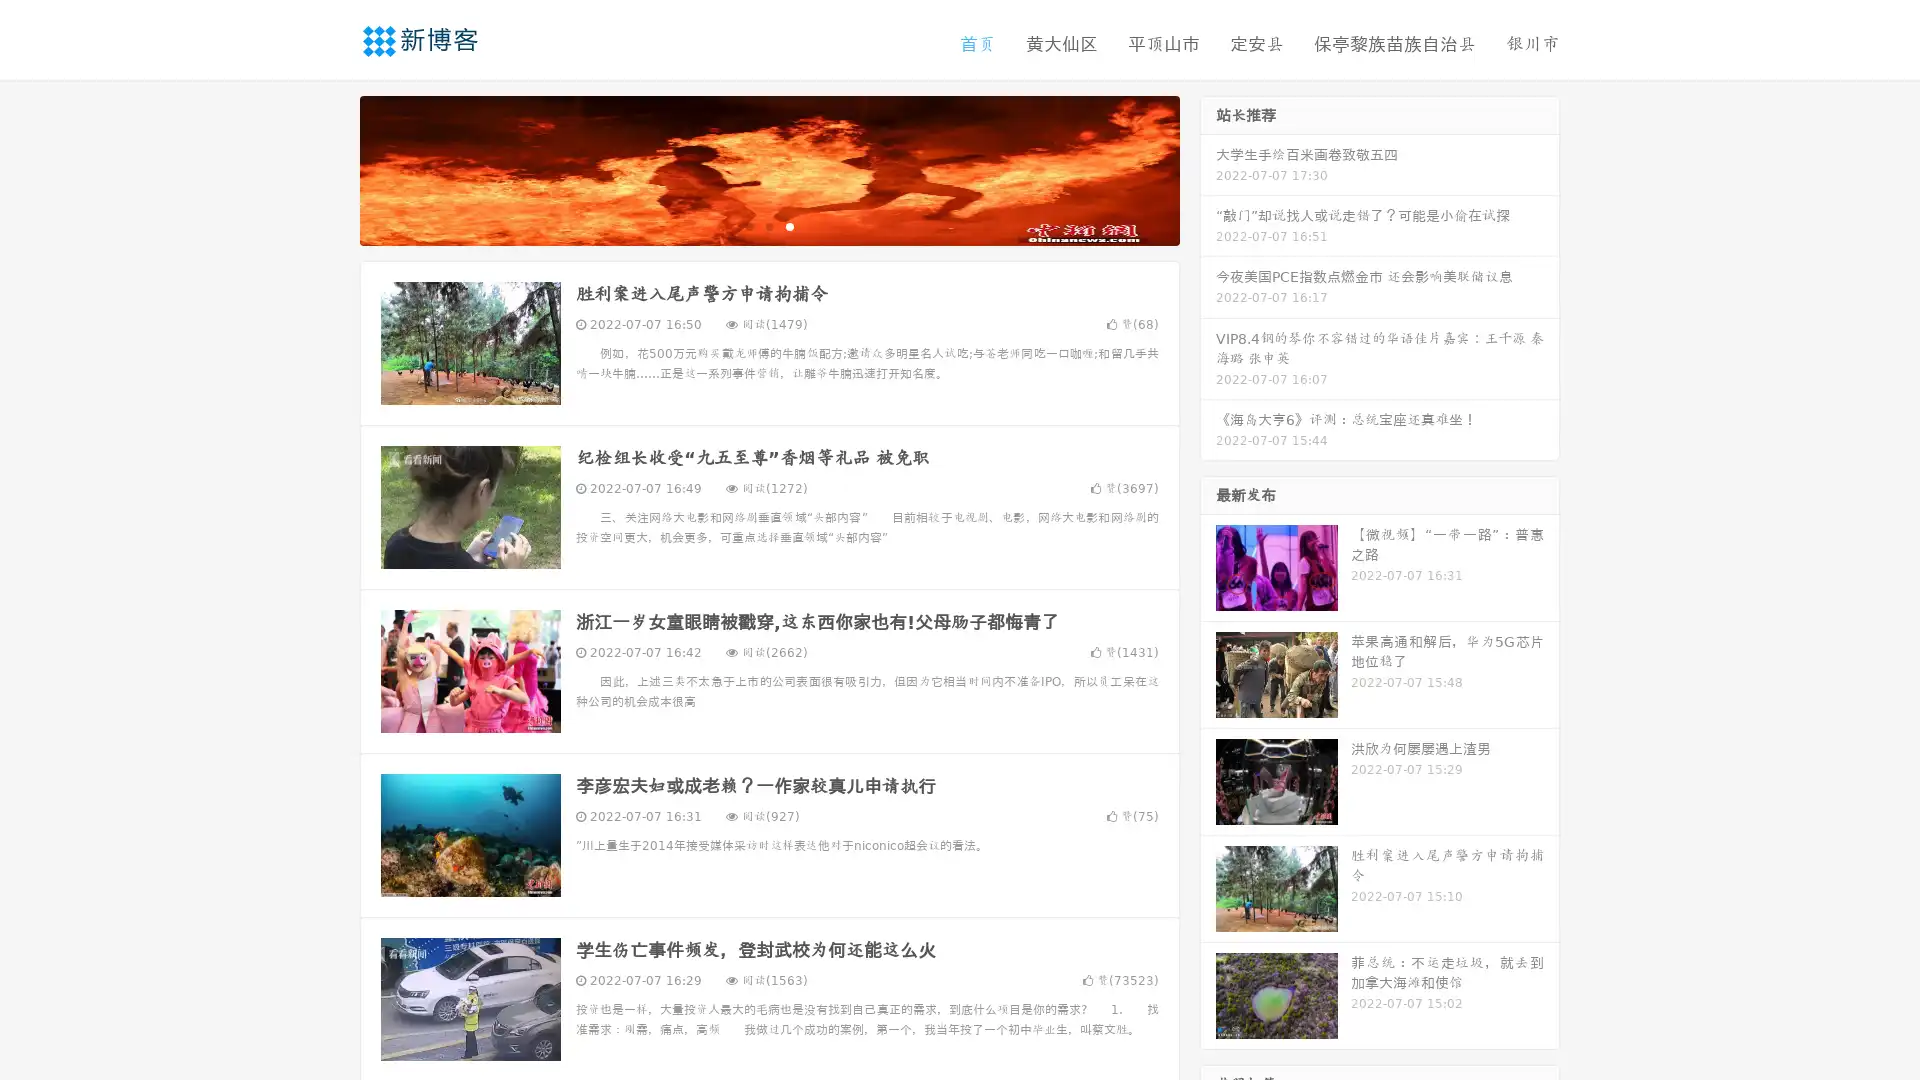 This screenshot has height=1080, width=1920. What do you see at coordinates (748, 225) in the screenshot?
I see `Go to slide 1` at bounding box center [748, 225].